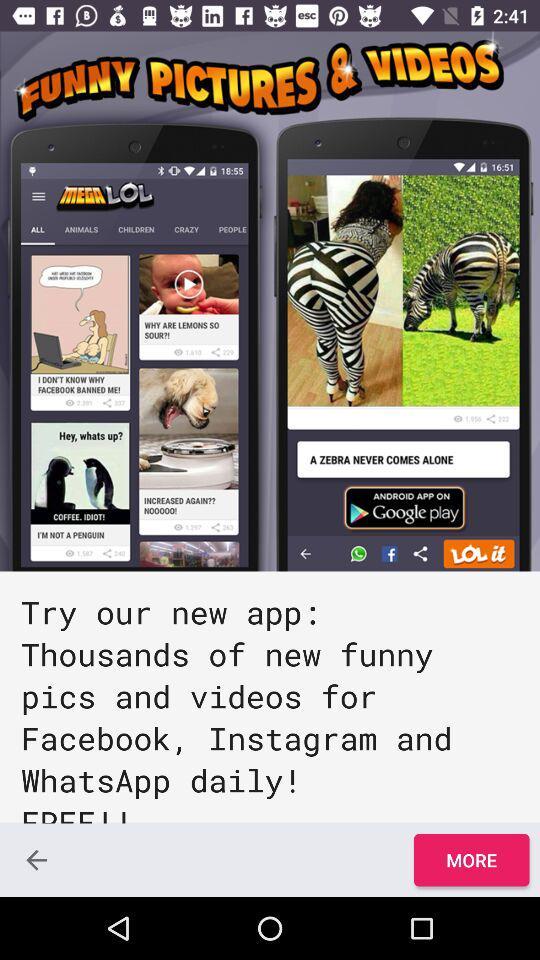 This screenshot has width=540, height=960. Describe the element at coordinates (36, 859) in the screenshot. I see `the item at the bottom left corner` at that location.